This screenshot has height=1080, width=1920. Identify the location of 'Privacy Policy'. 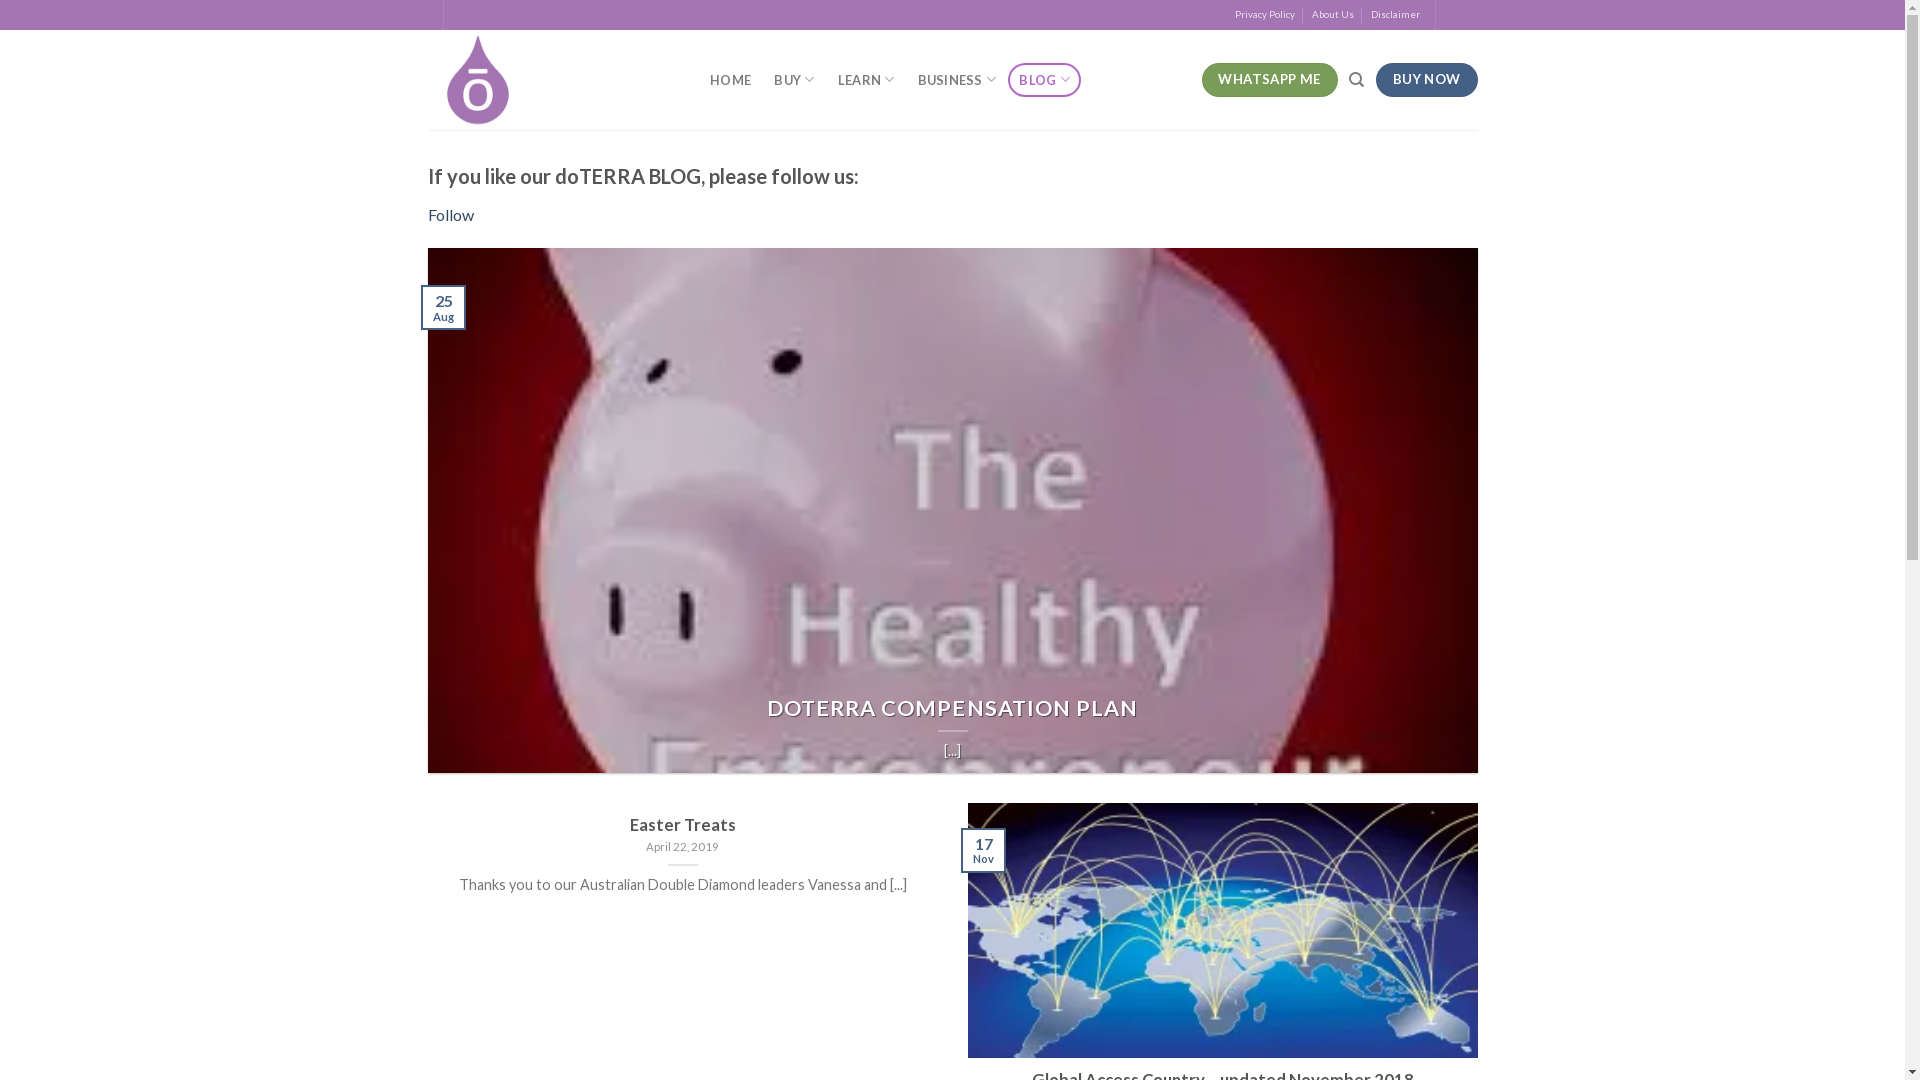
(1264, 14).